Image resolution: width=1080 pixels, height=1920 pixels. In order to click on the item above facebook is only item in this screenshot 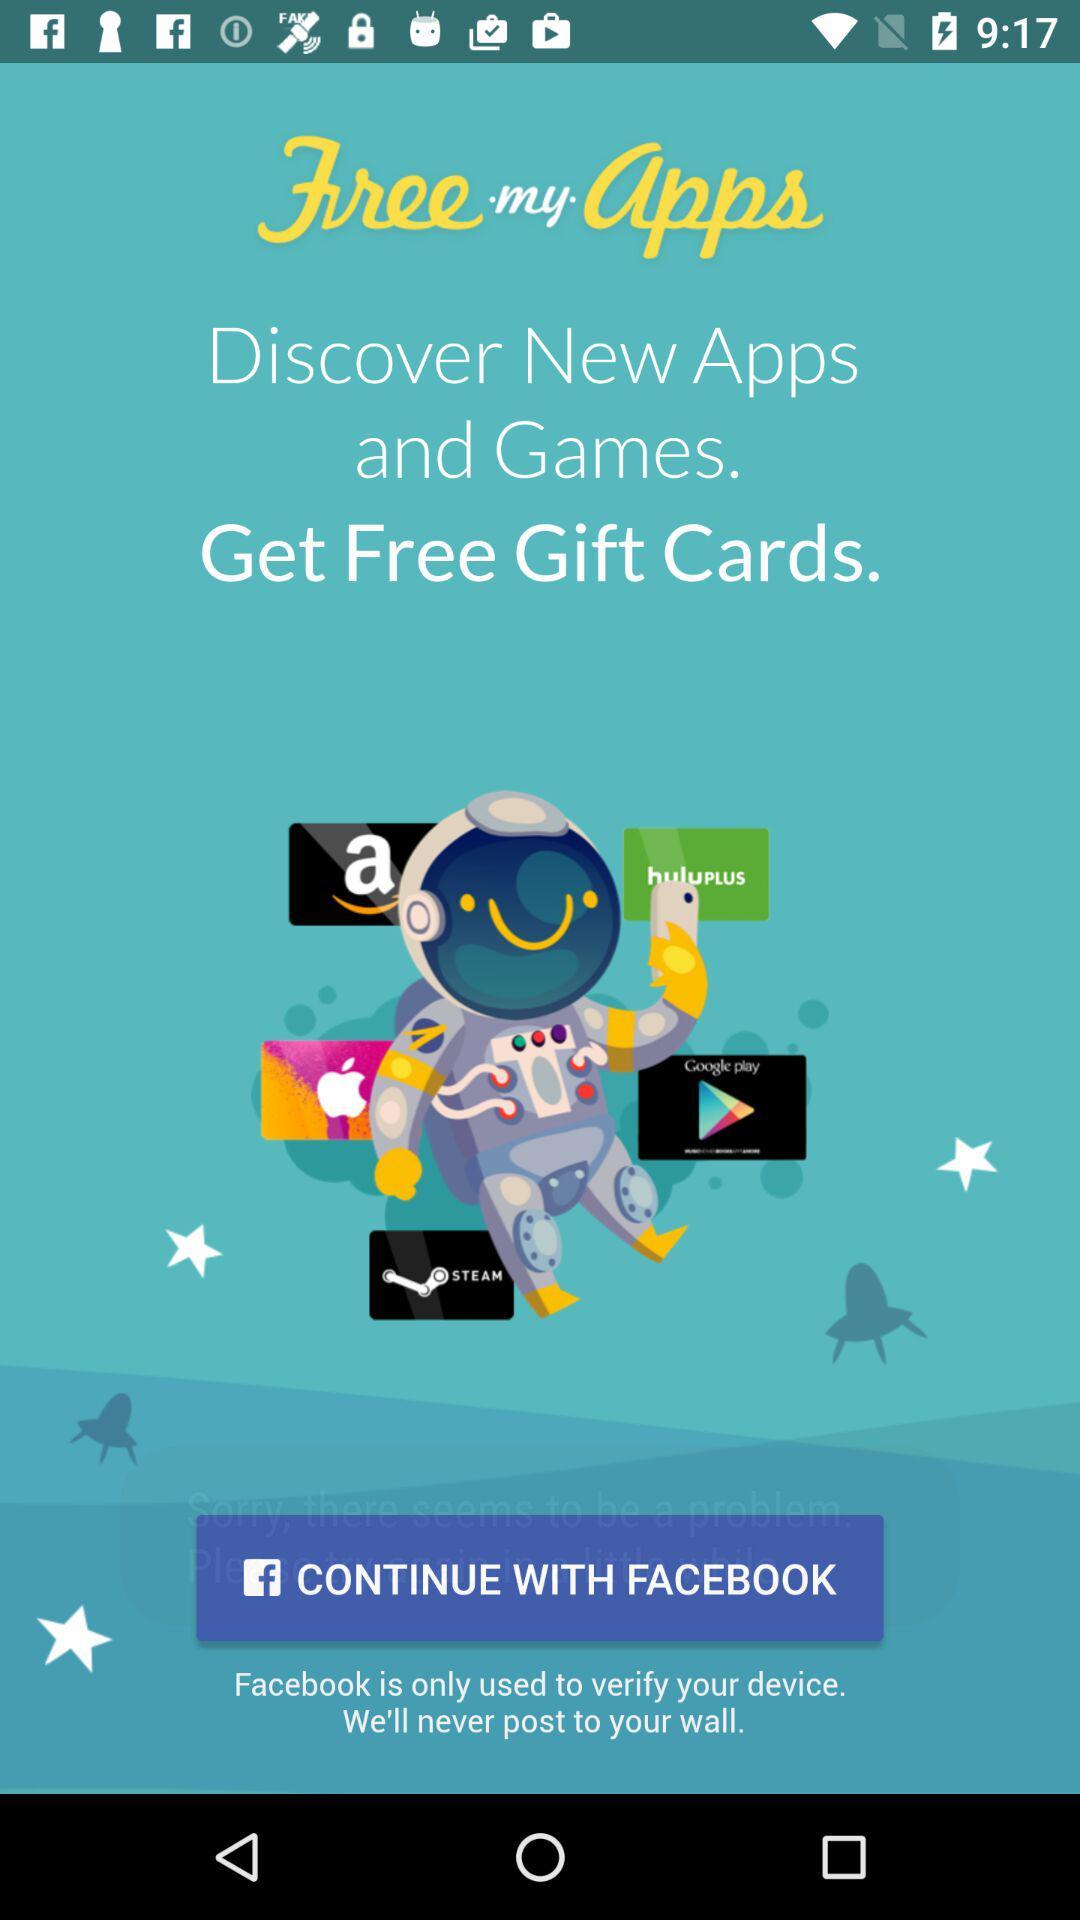, I will do `click(540, 1577)`.